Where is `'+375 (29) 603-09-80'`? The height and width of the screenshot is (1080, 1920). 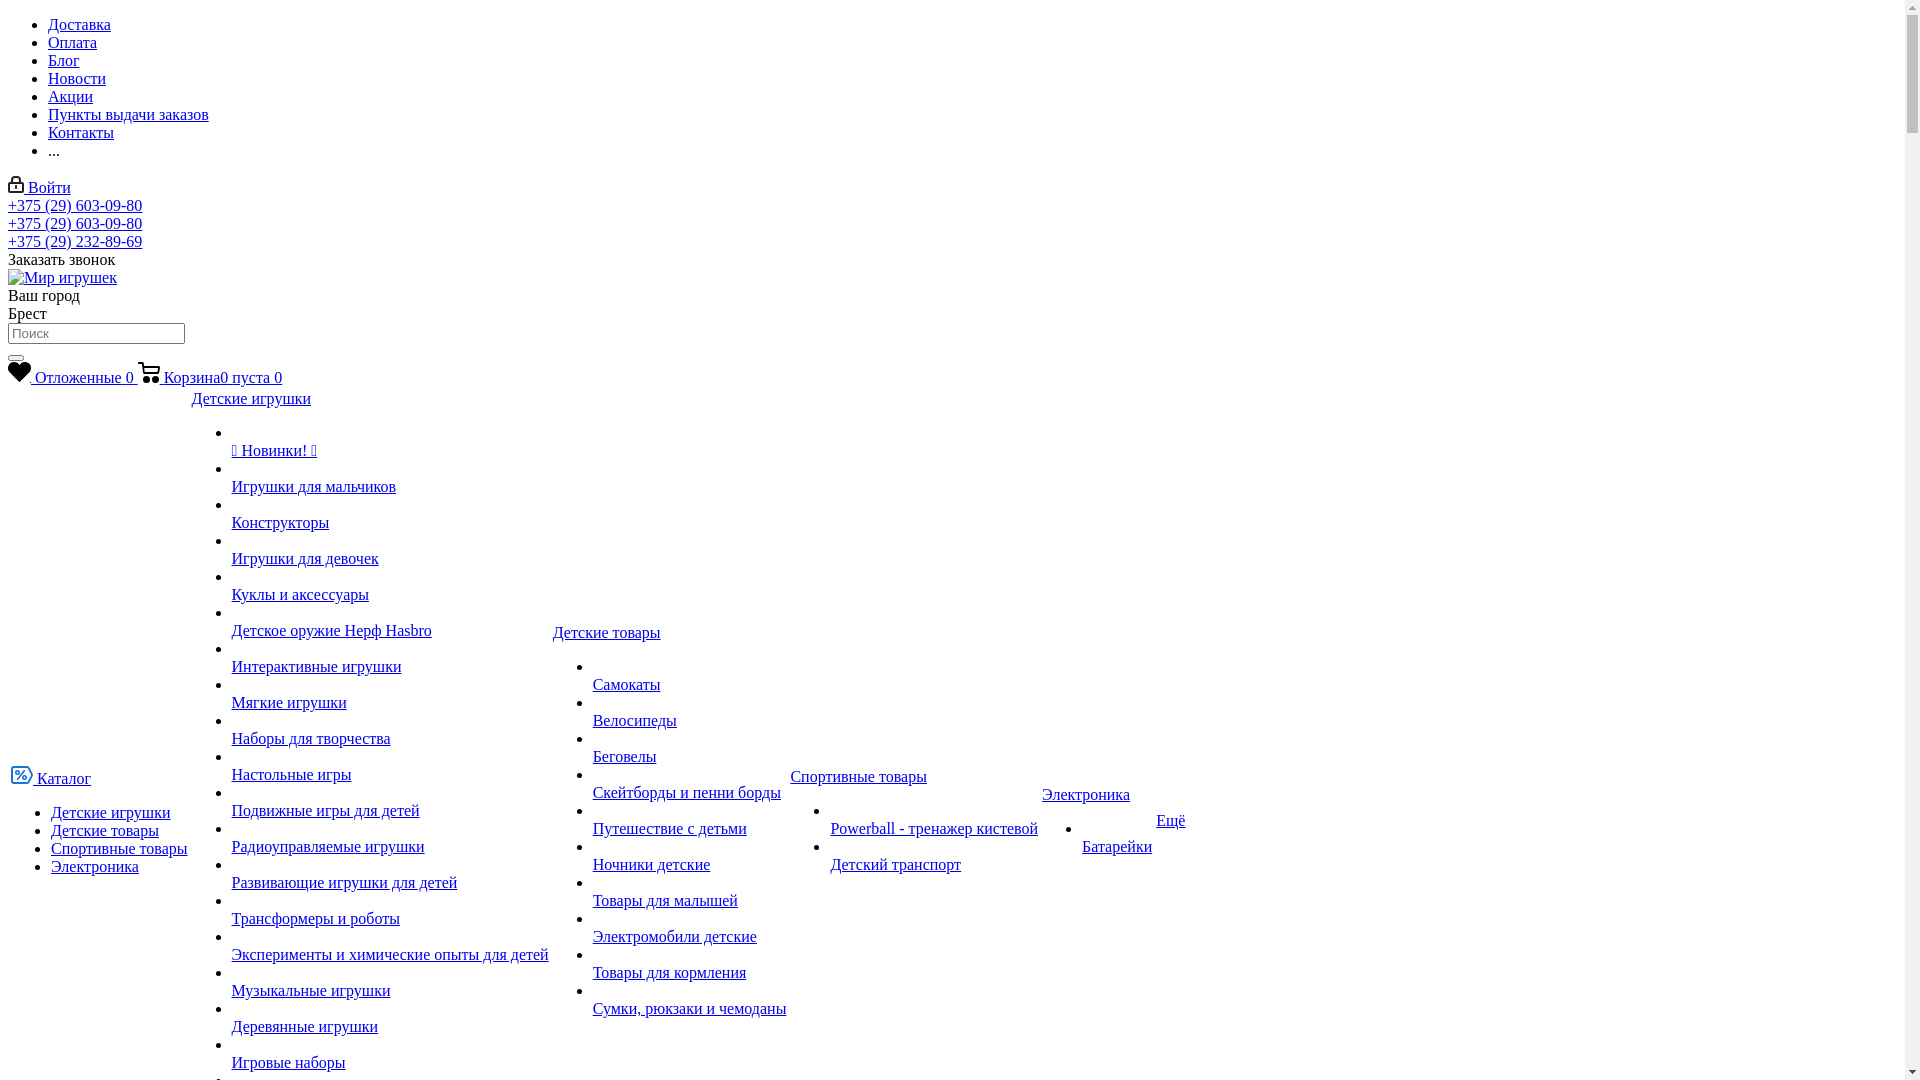 '+375 (29) 603-09-80' is located at coordinates (75, 223).